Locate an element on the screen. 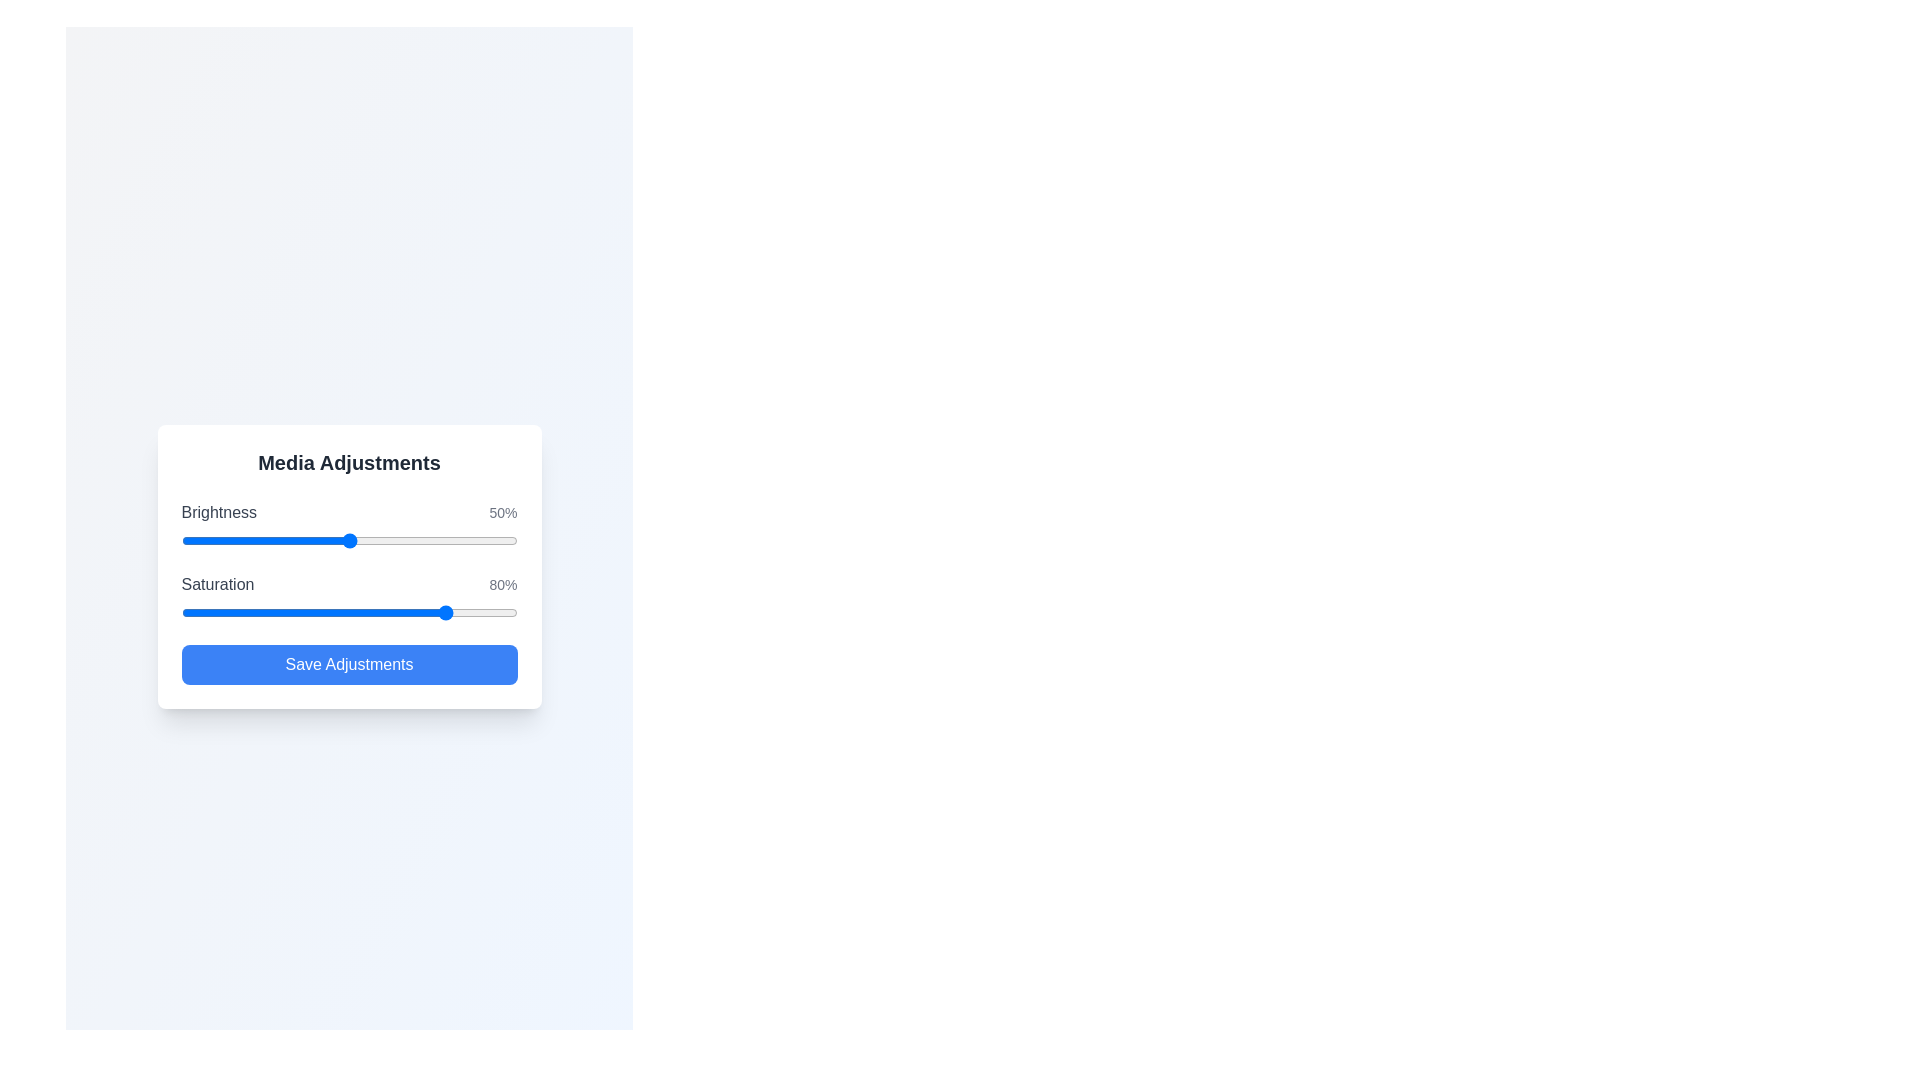 Image resolution: width=1920 pixels, height=1080 pixels. the brightness slider to 54% is located at coordinates (362, 540).